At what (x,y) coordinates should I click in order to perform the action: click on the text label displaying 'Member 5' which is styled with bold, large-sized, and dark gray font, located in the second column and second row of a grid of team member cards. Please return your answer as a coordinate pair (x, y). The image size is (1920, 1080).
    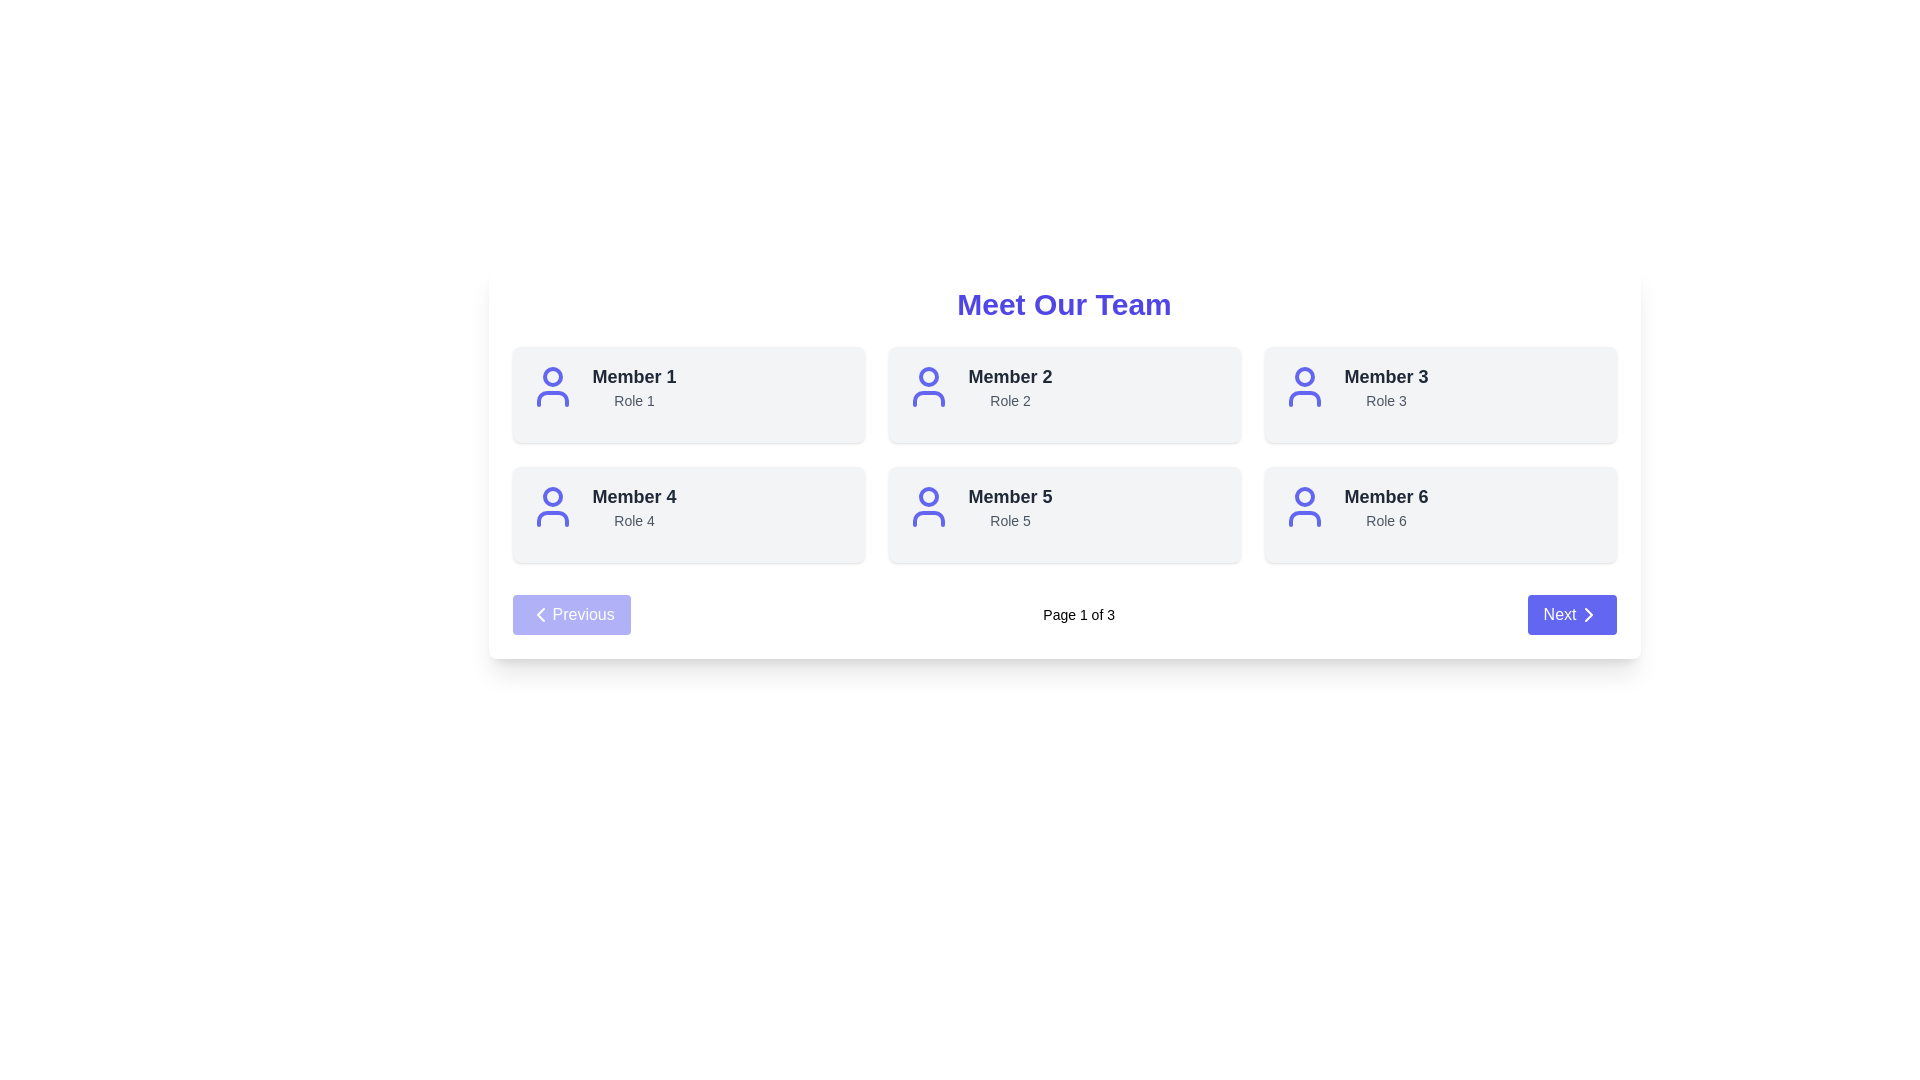
    Looking at the image, I should click on (1010, 496).